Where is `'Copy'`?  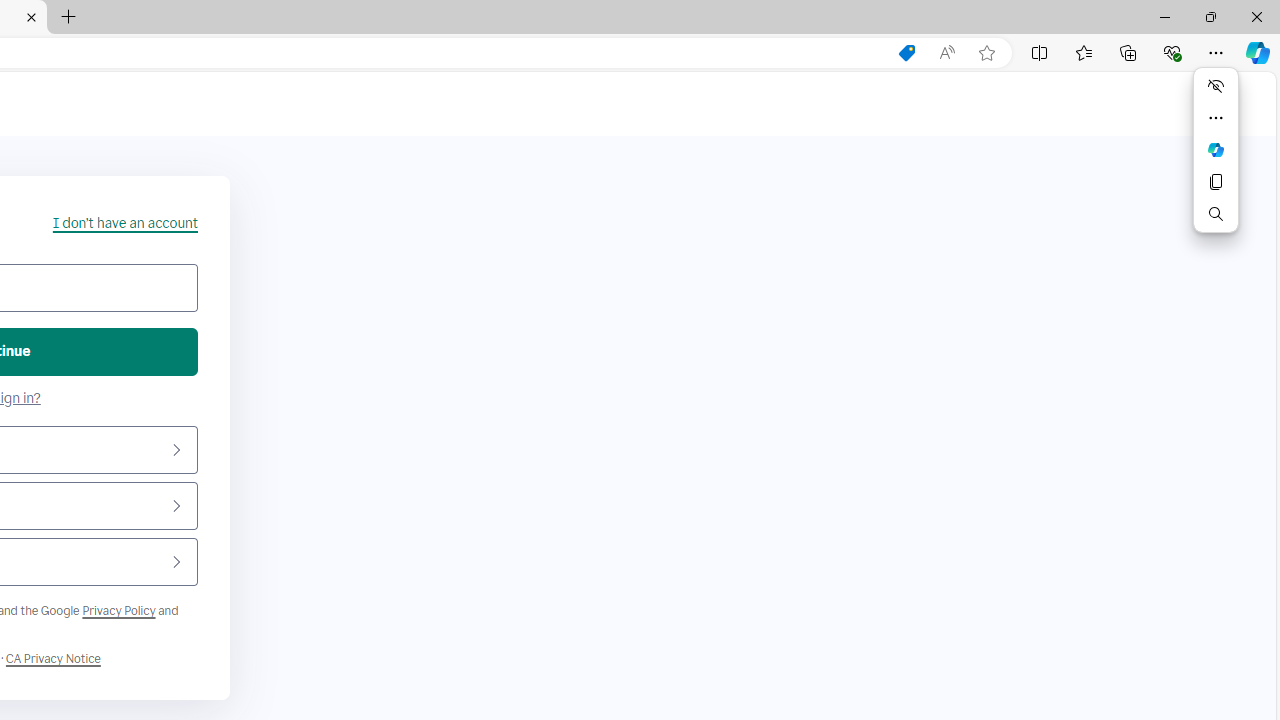
'Copy' is located at coordinates (1215, 182).